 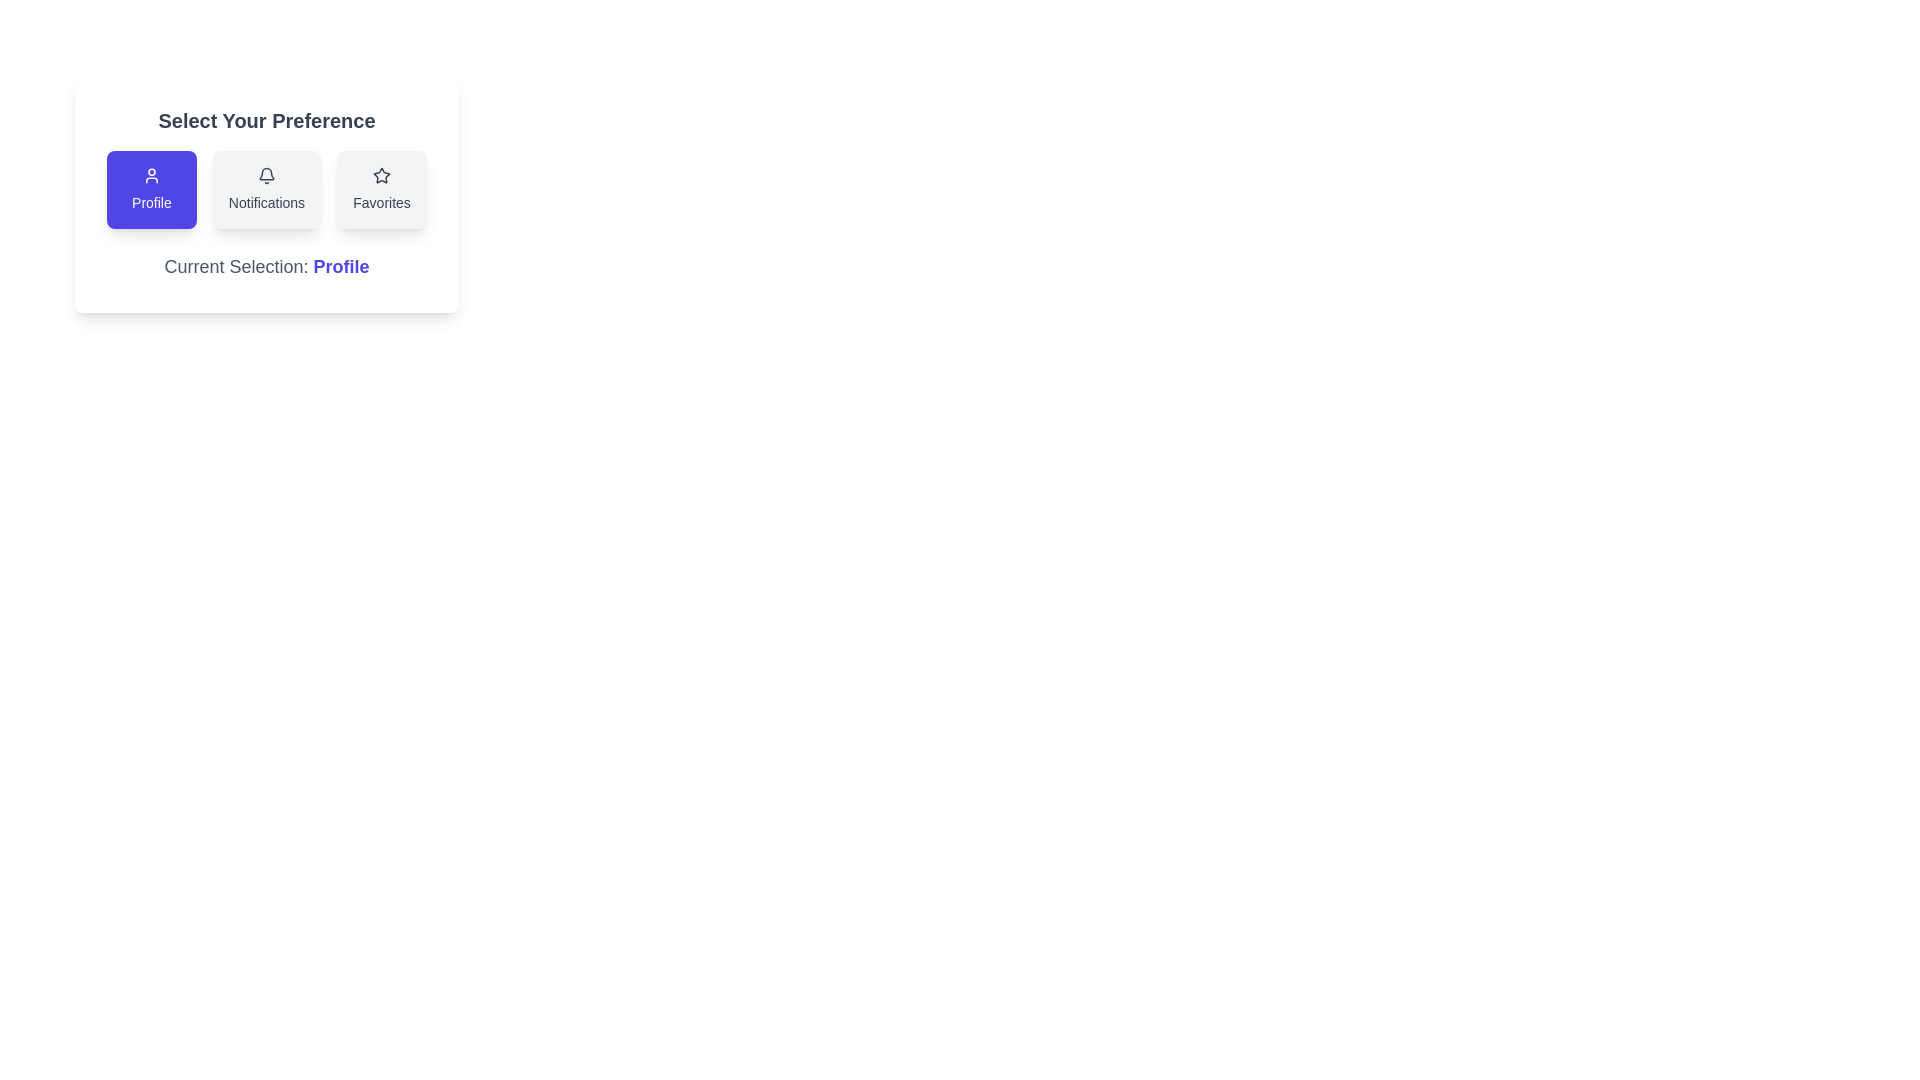 I want to click on the 'Favorites' button located to the far right of the layout, after 'Profile' and 'Notifications', so click(x=382, y=189).